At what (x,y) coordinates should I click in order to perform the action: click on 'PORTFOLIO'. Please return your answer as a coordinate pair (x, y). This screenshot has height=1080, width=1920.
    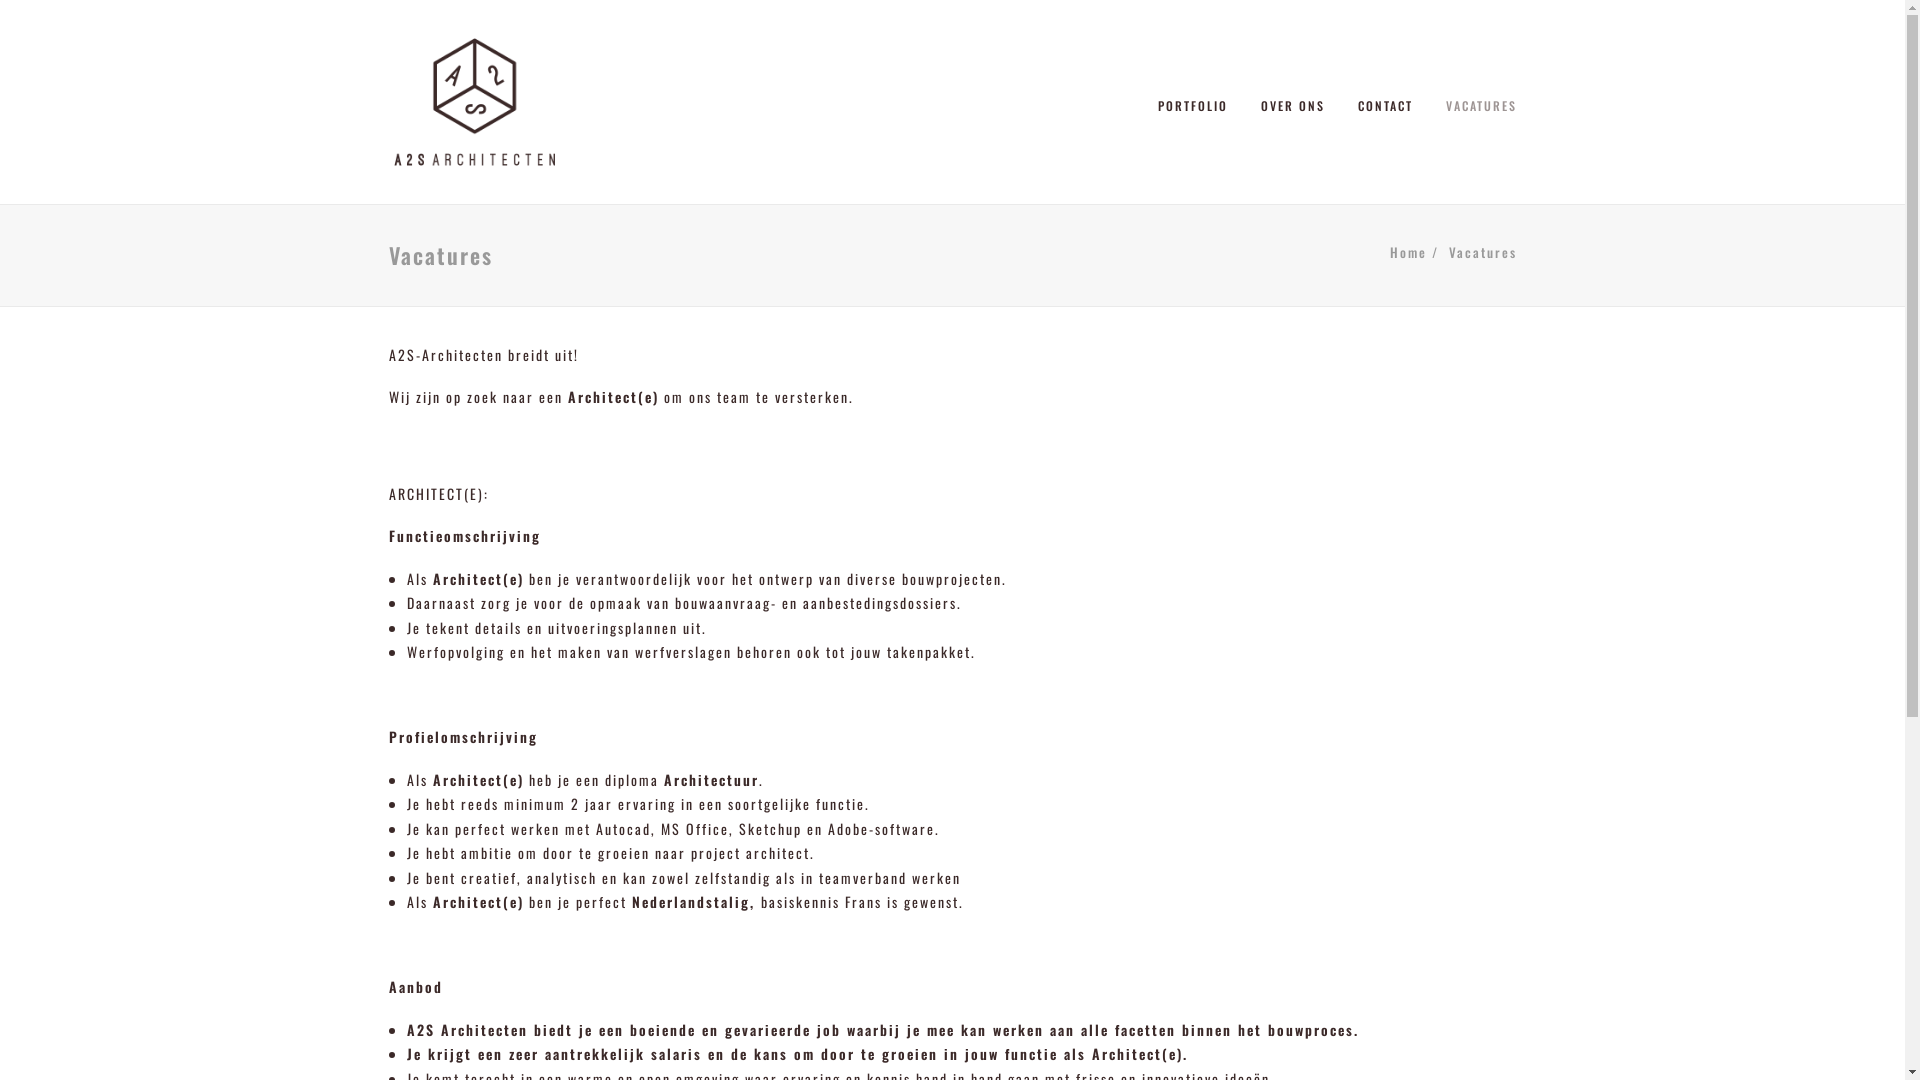
    Looking at the image, I should click on (1200, 101).